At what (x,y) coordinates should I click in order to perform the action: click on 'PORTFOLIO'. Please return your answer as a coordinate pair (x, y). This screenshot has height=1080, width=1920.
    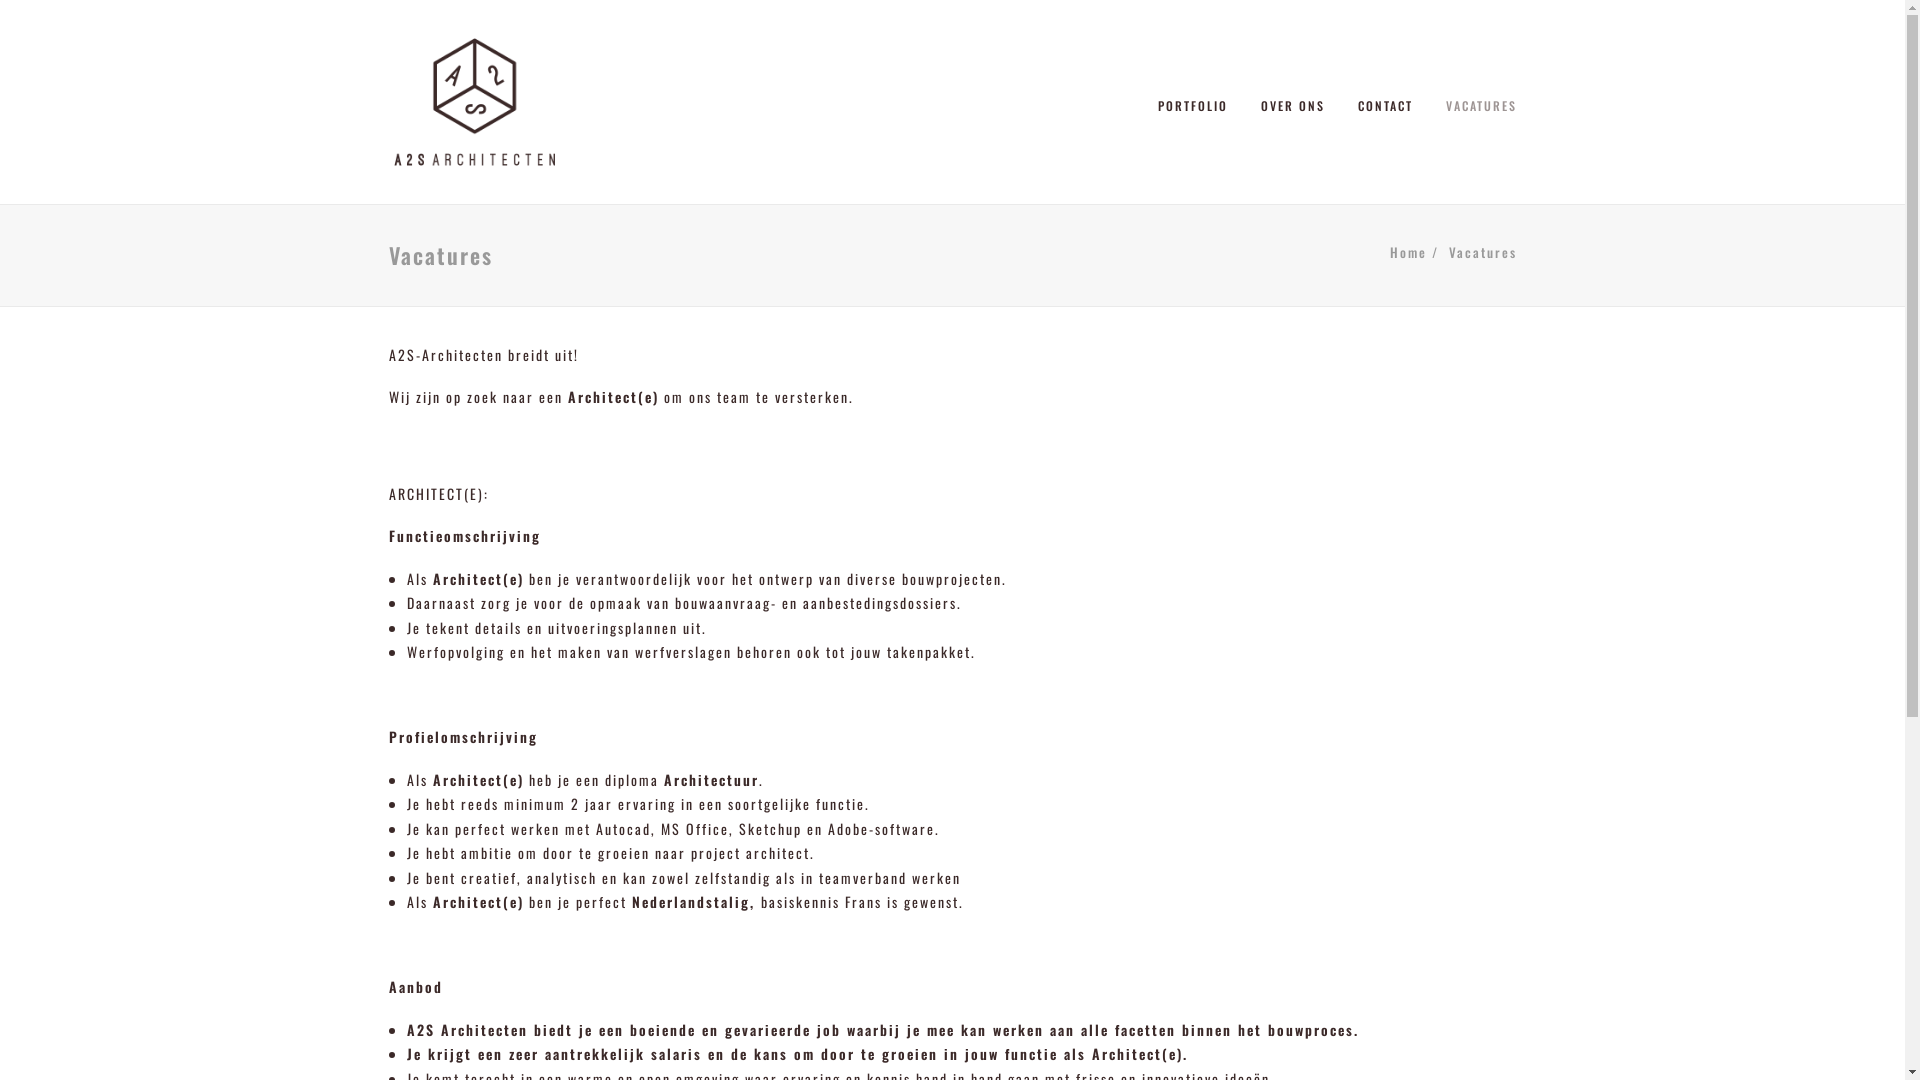
    Looking at the image, I should click on (1200, 101).